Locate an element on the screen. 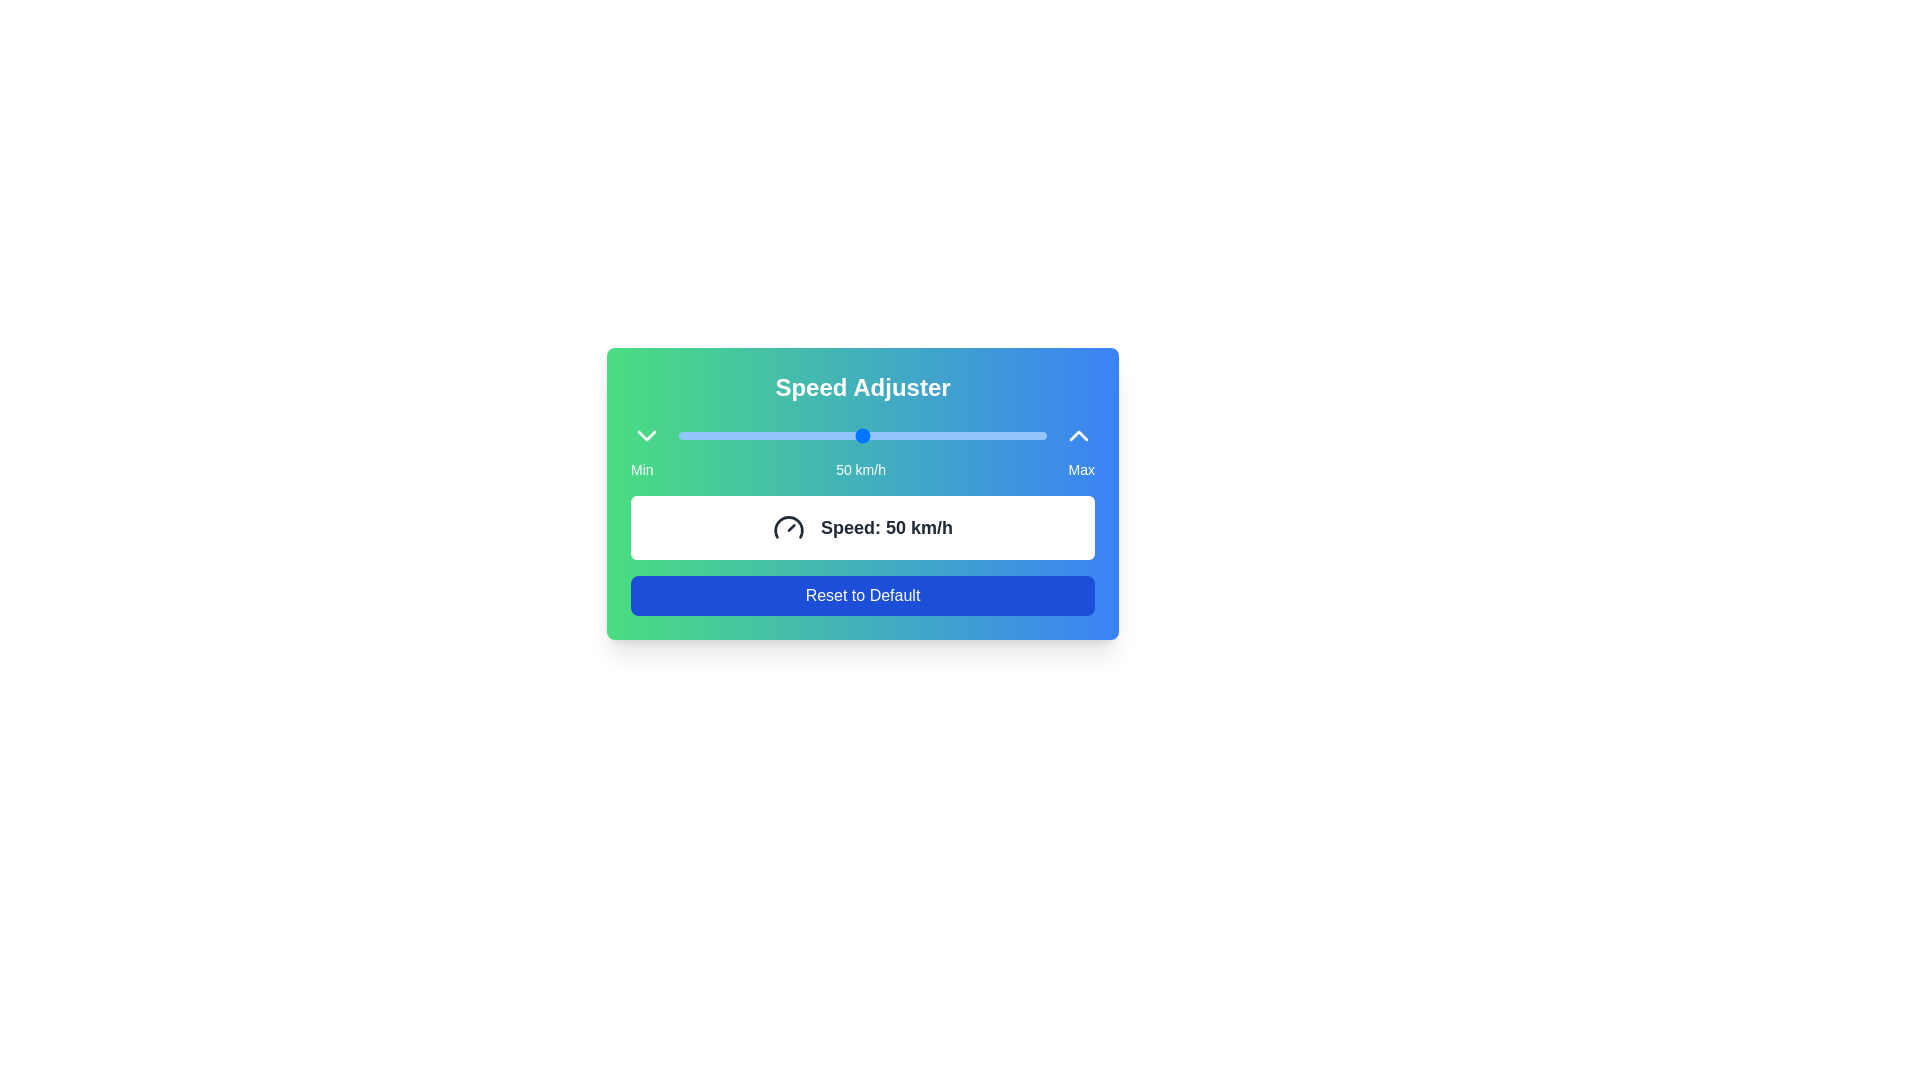  the Arrow icon indicating that the section can be interacted with is located at coordinates (647, 434).